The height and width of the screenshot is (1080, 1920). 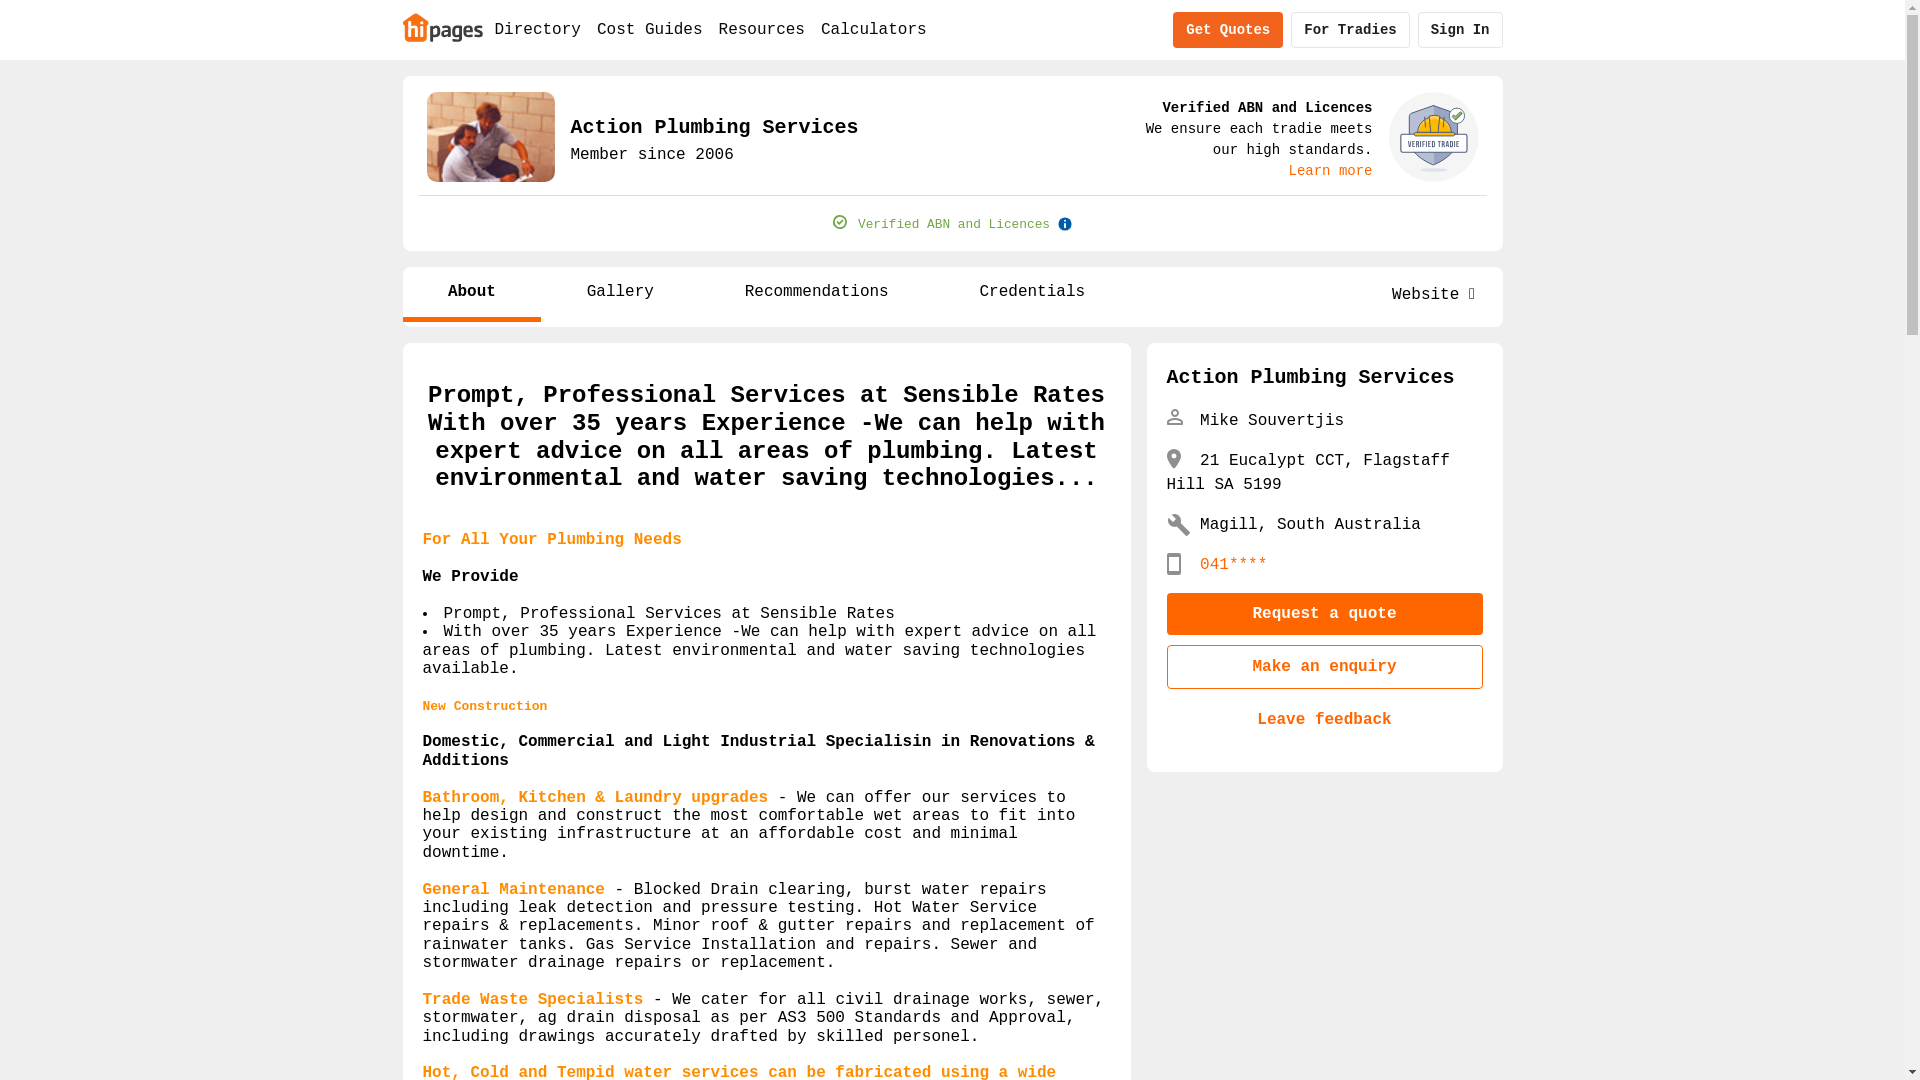 I want to click on 'Recommendations', so click(x=816, y=294).